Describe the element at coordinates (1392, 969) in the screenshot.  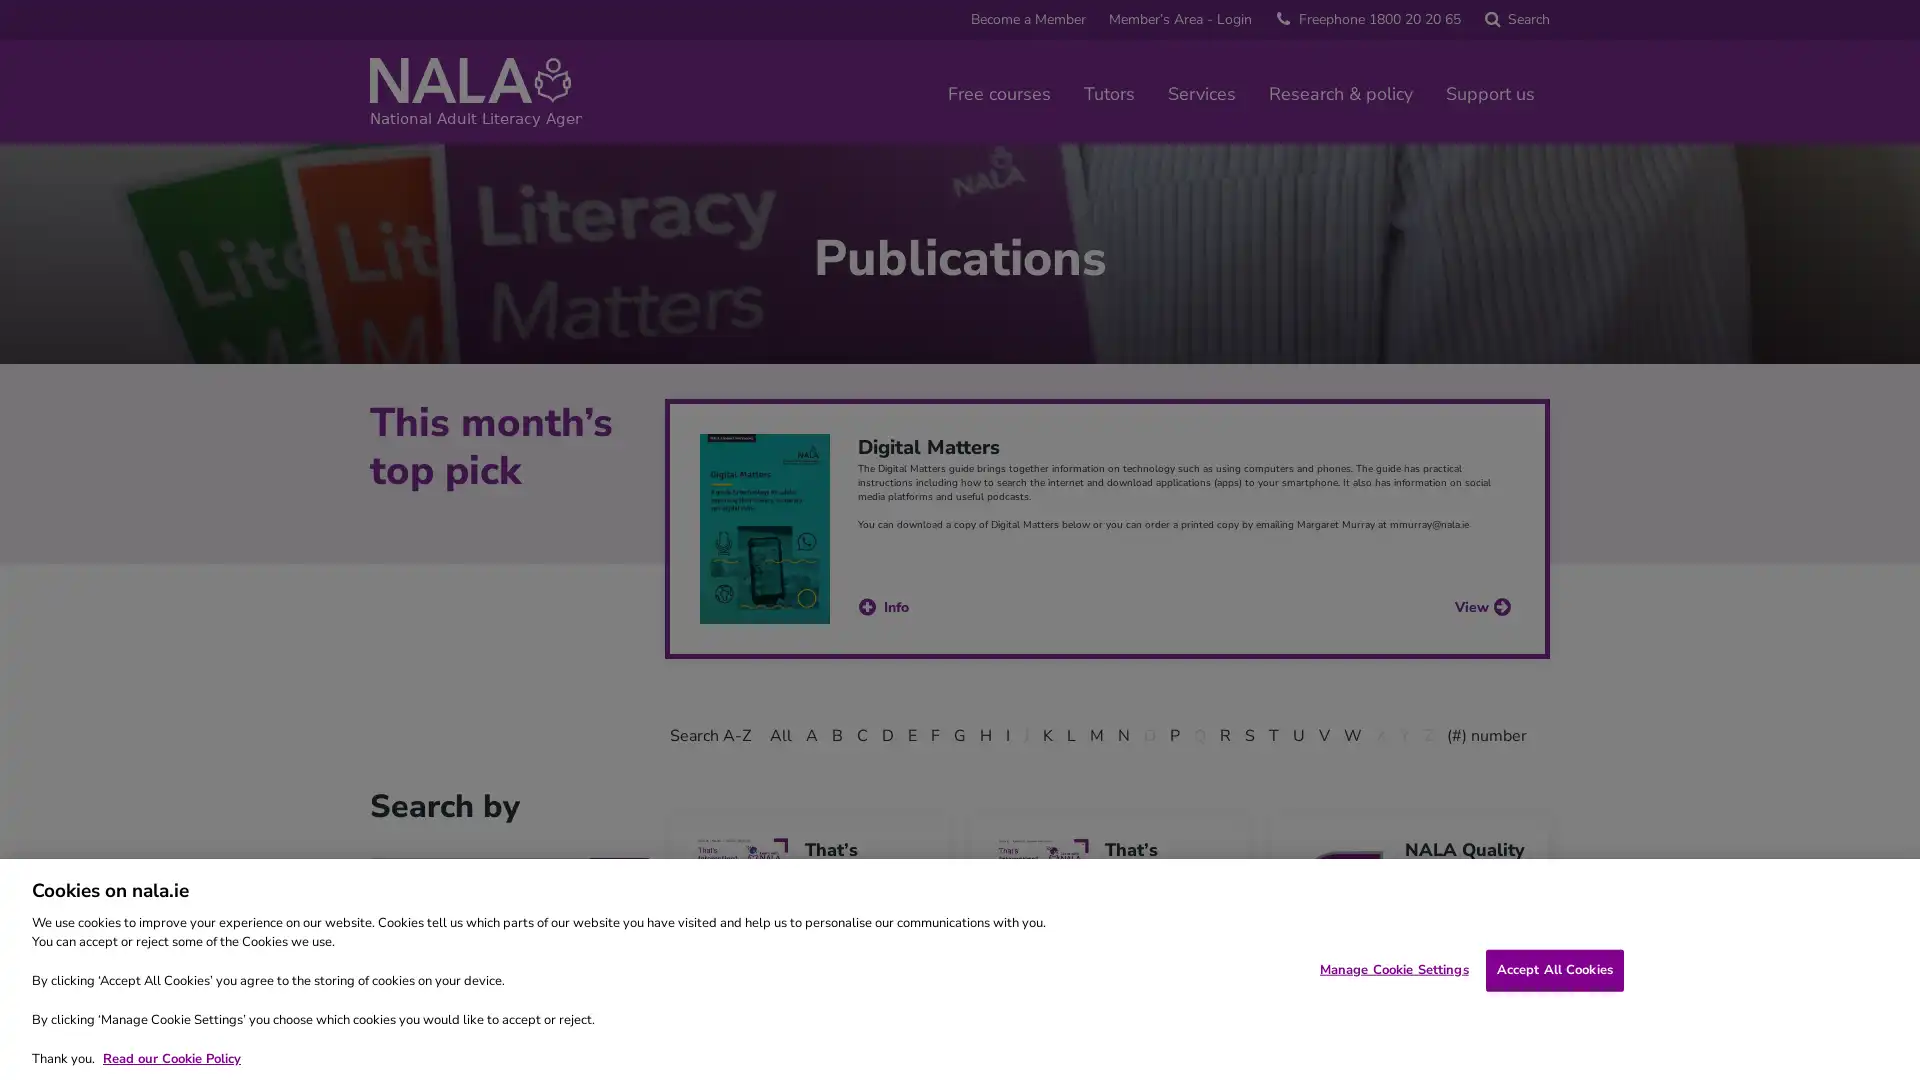
I see `Manage Cookie Settings` at that location.